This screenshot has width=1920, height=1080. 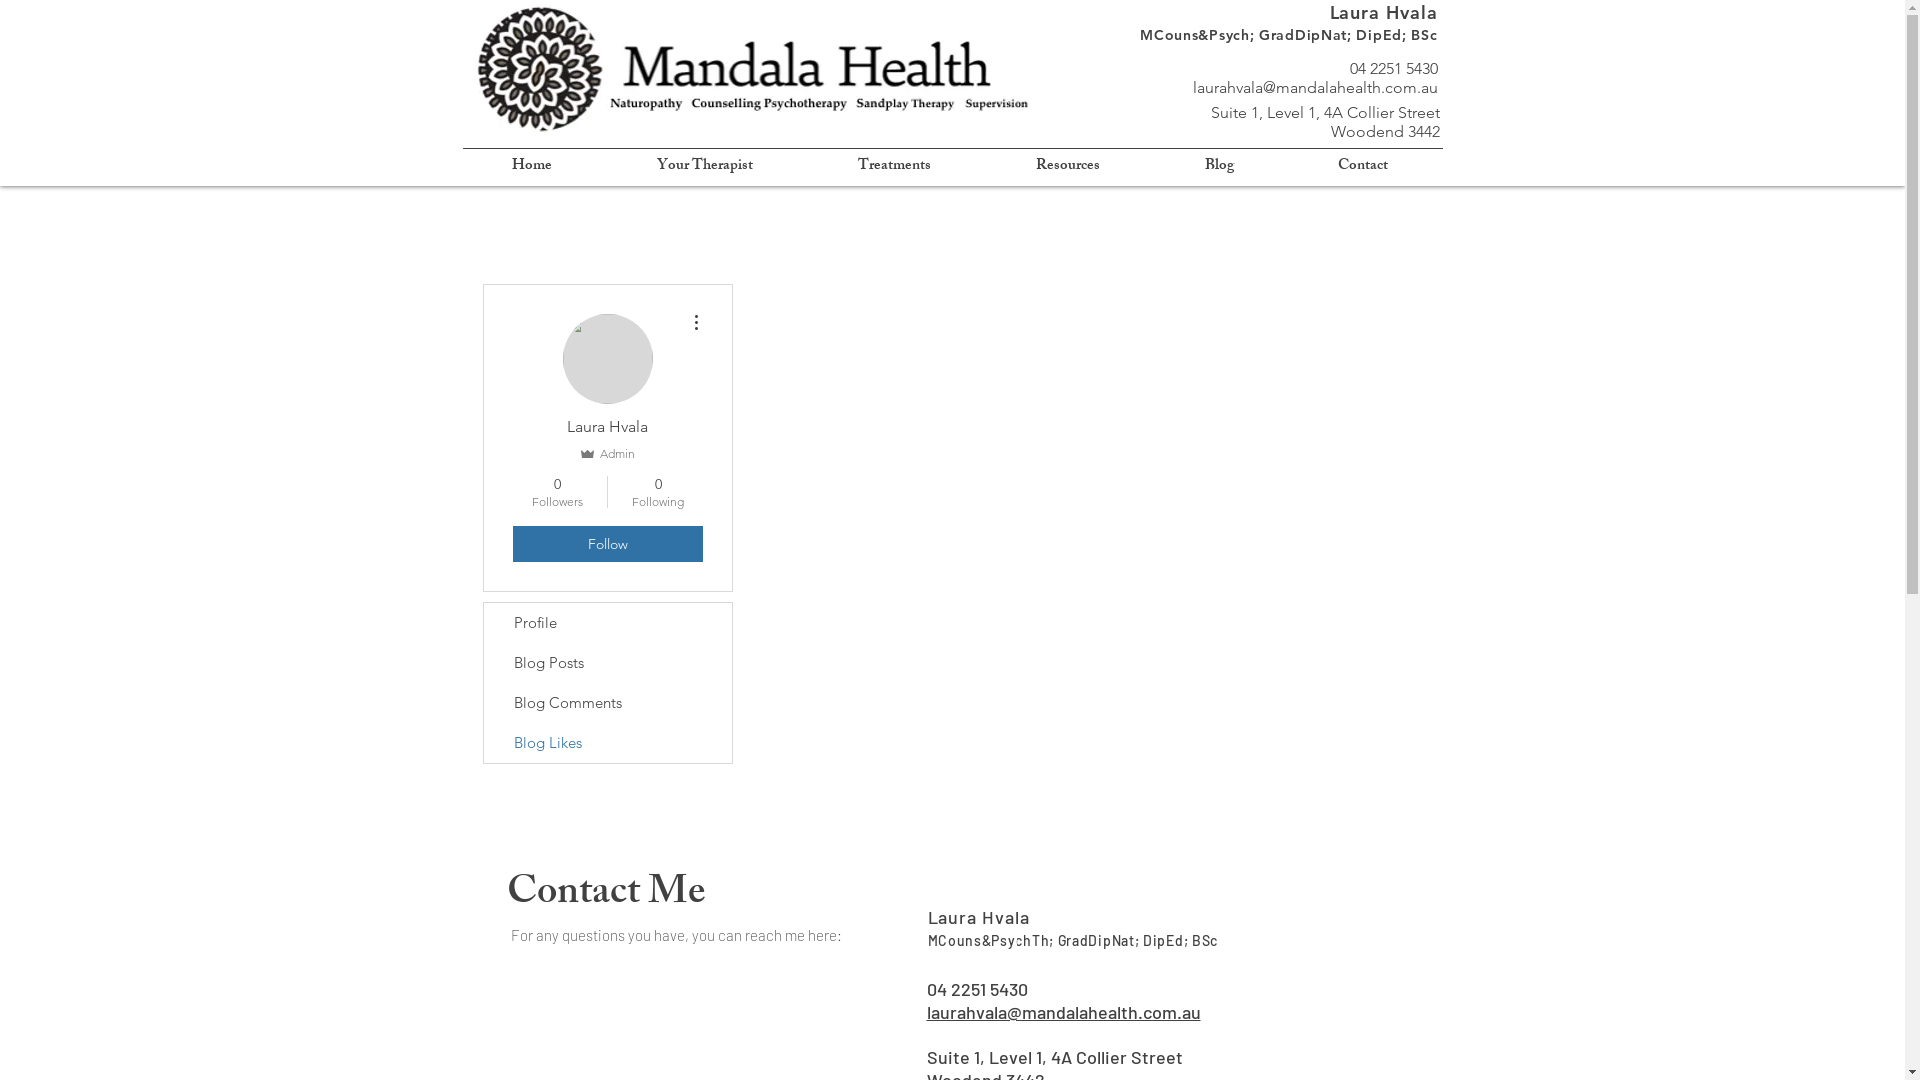 What do you see at coordinates (1362, 165) in the screenshot?
I see `'Contact'` at bounding box center [1362, 165].